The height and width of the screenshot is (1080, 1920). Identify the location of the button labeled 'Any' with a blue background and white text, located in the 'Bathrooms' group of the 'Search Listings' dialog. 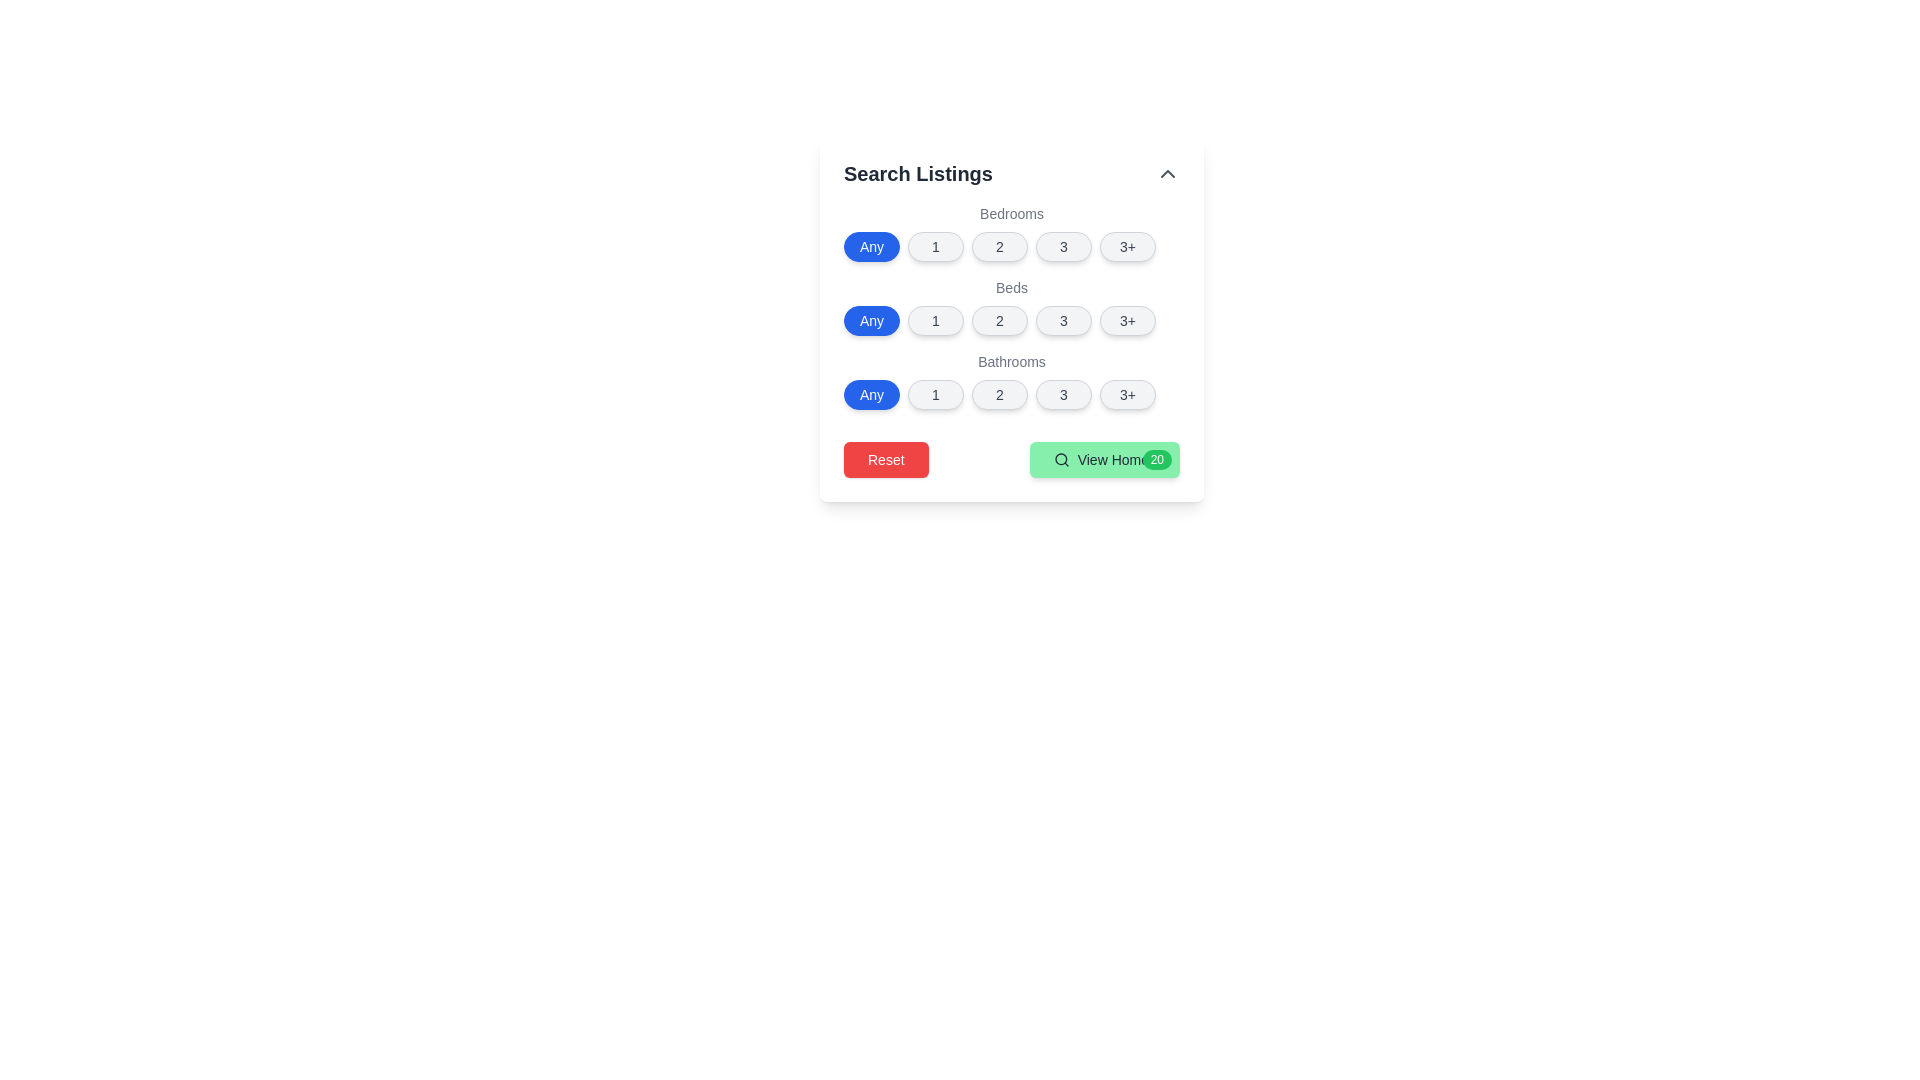
(872, 394).